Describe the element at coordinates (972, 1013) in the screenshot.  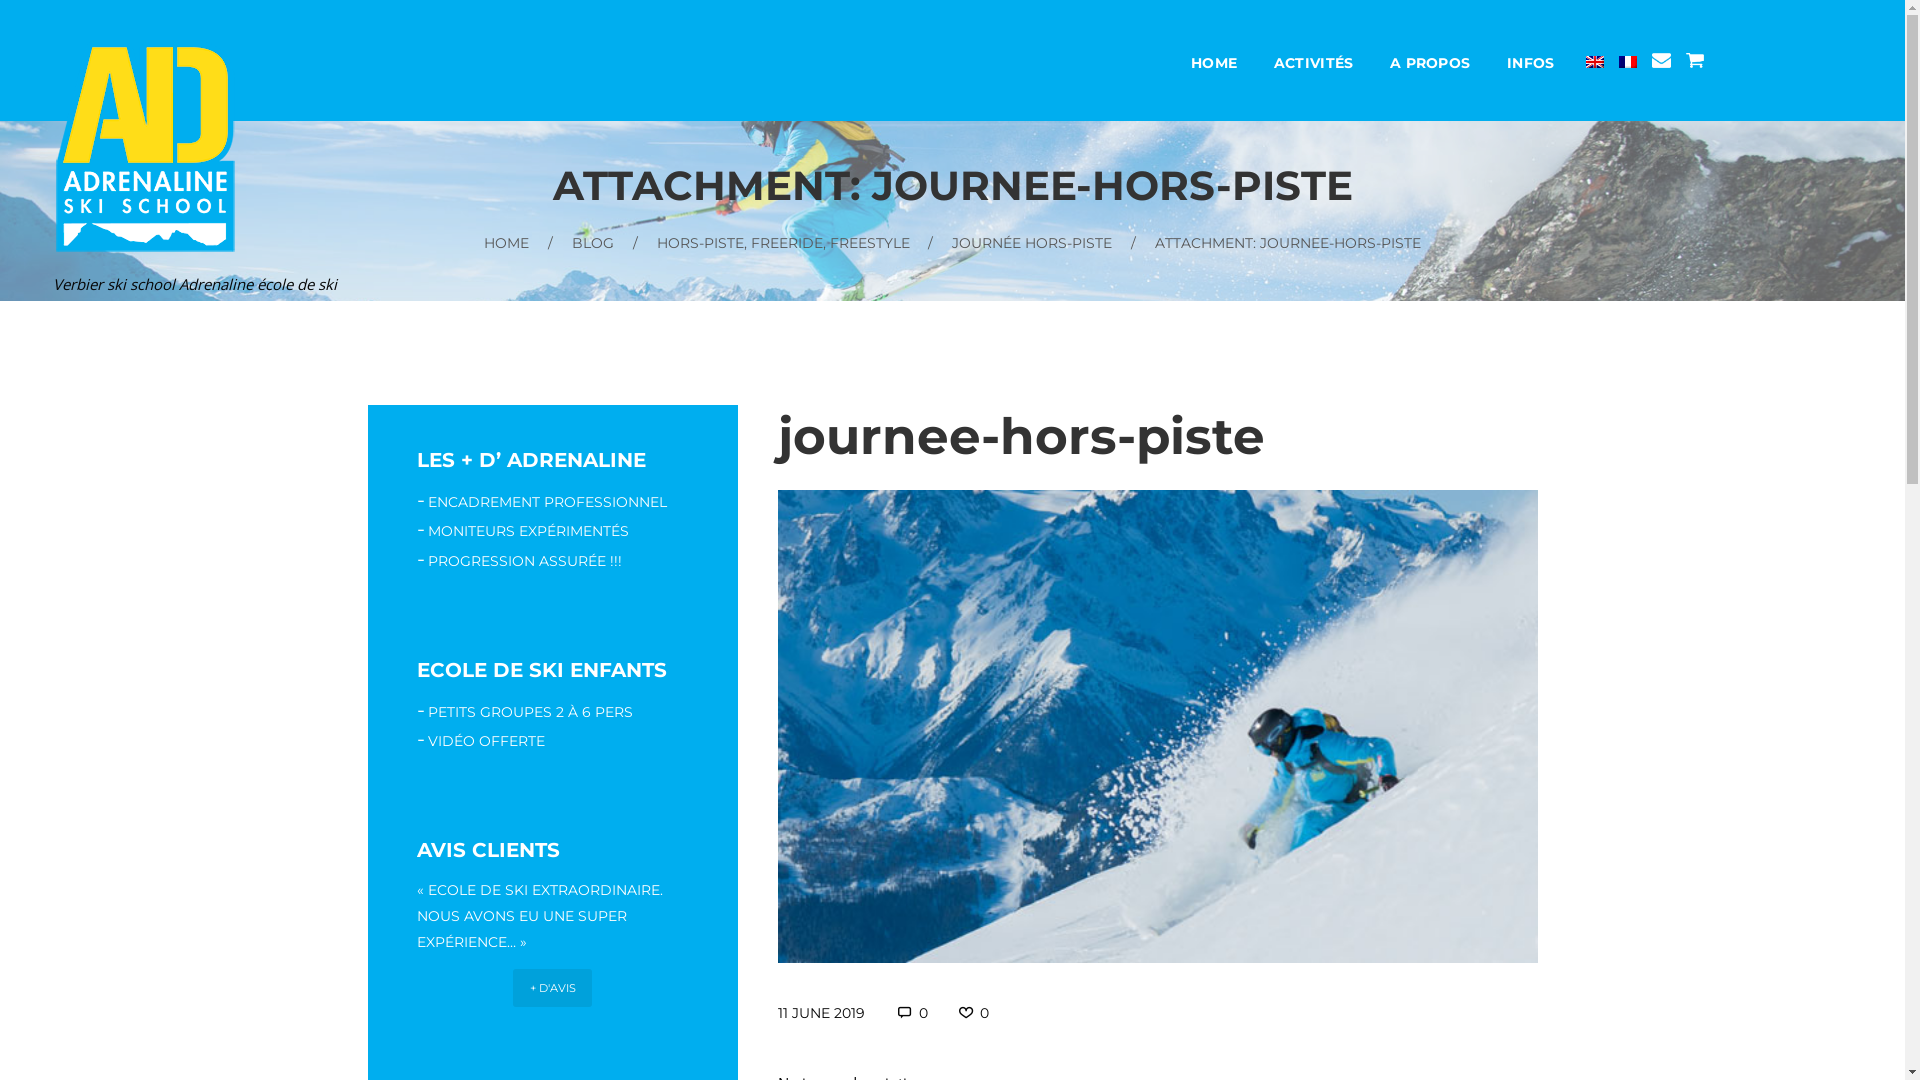
I see `'0'` at that location.